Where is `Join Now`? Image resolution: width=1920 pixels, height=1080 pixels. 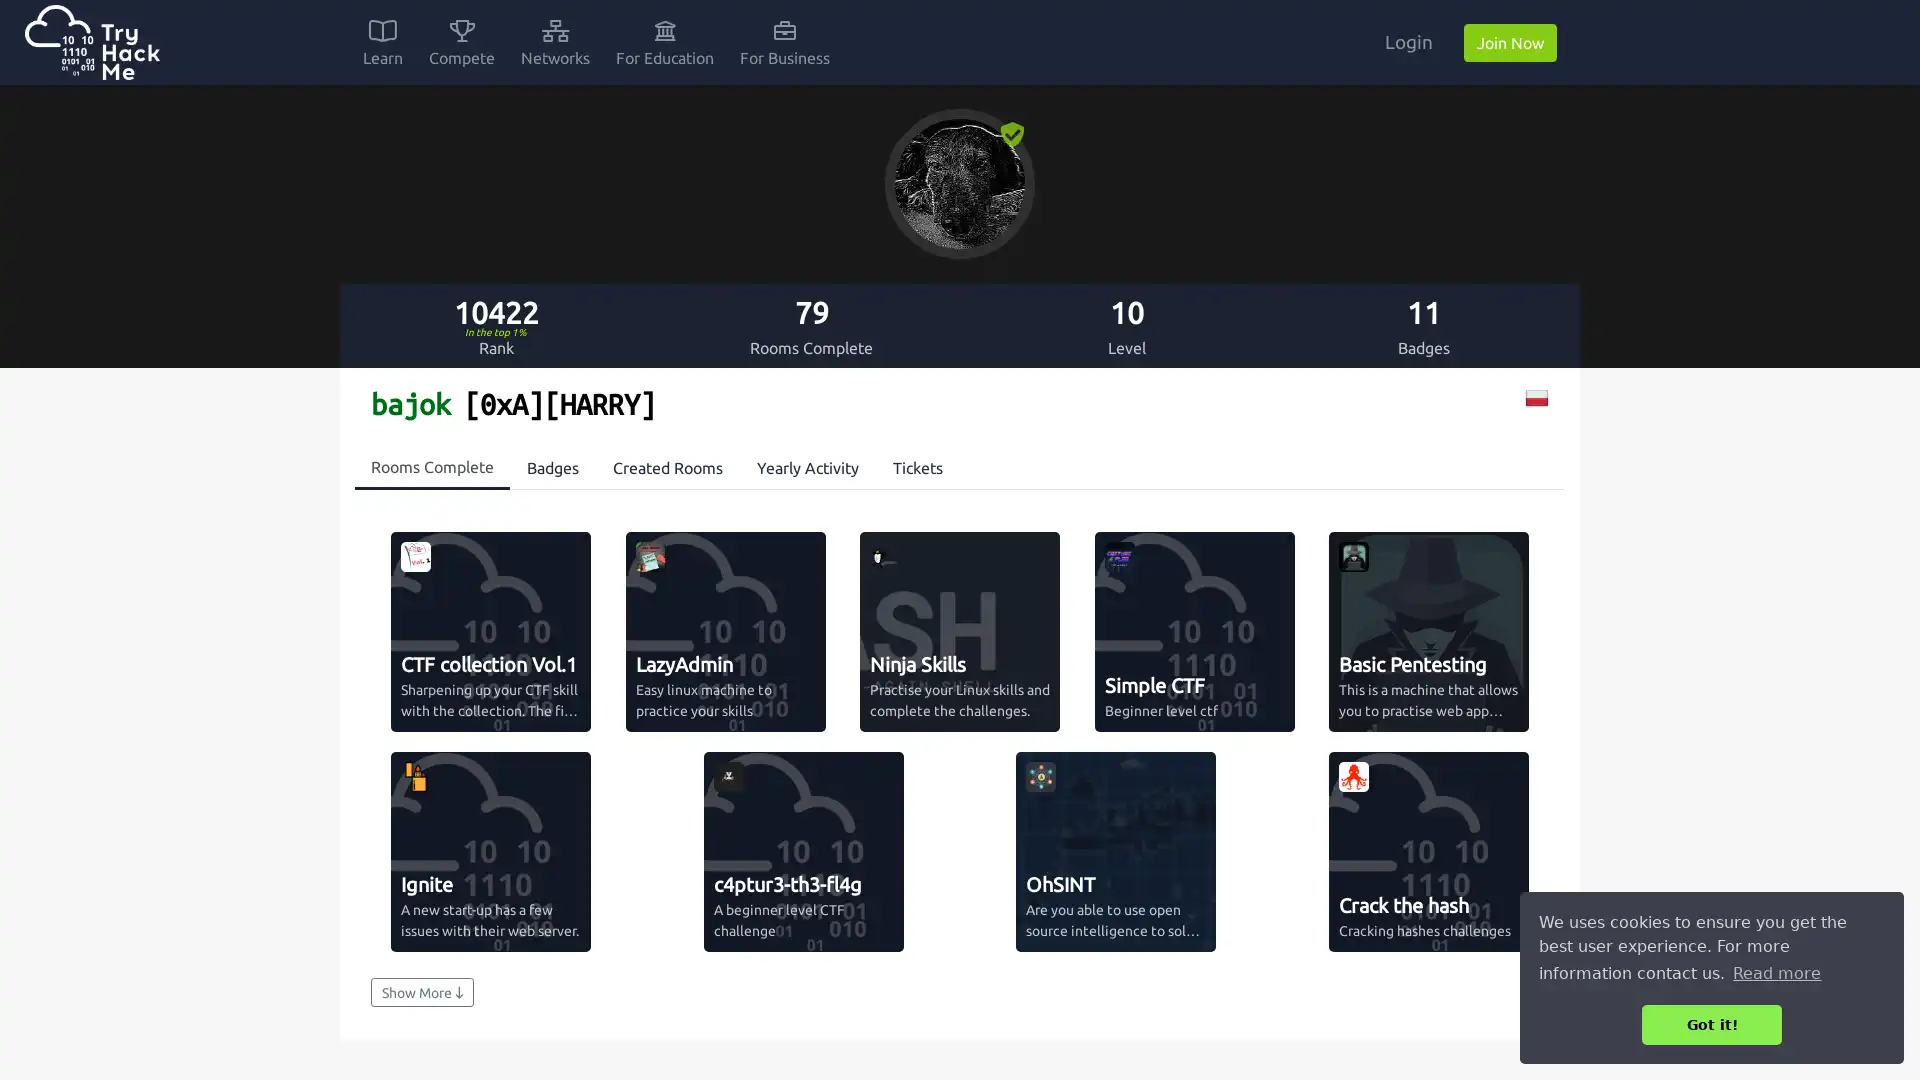
Join Now is located at coordinates (1510, 42).